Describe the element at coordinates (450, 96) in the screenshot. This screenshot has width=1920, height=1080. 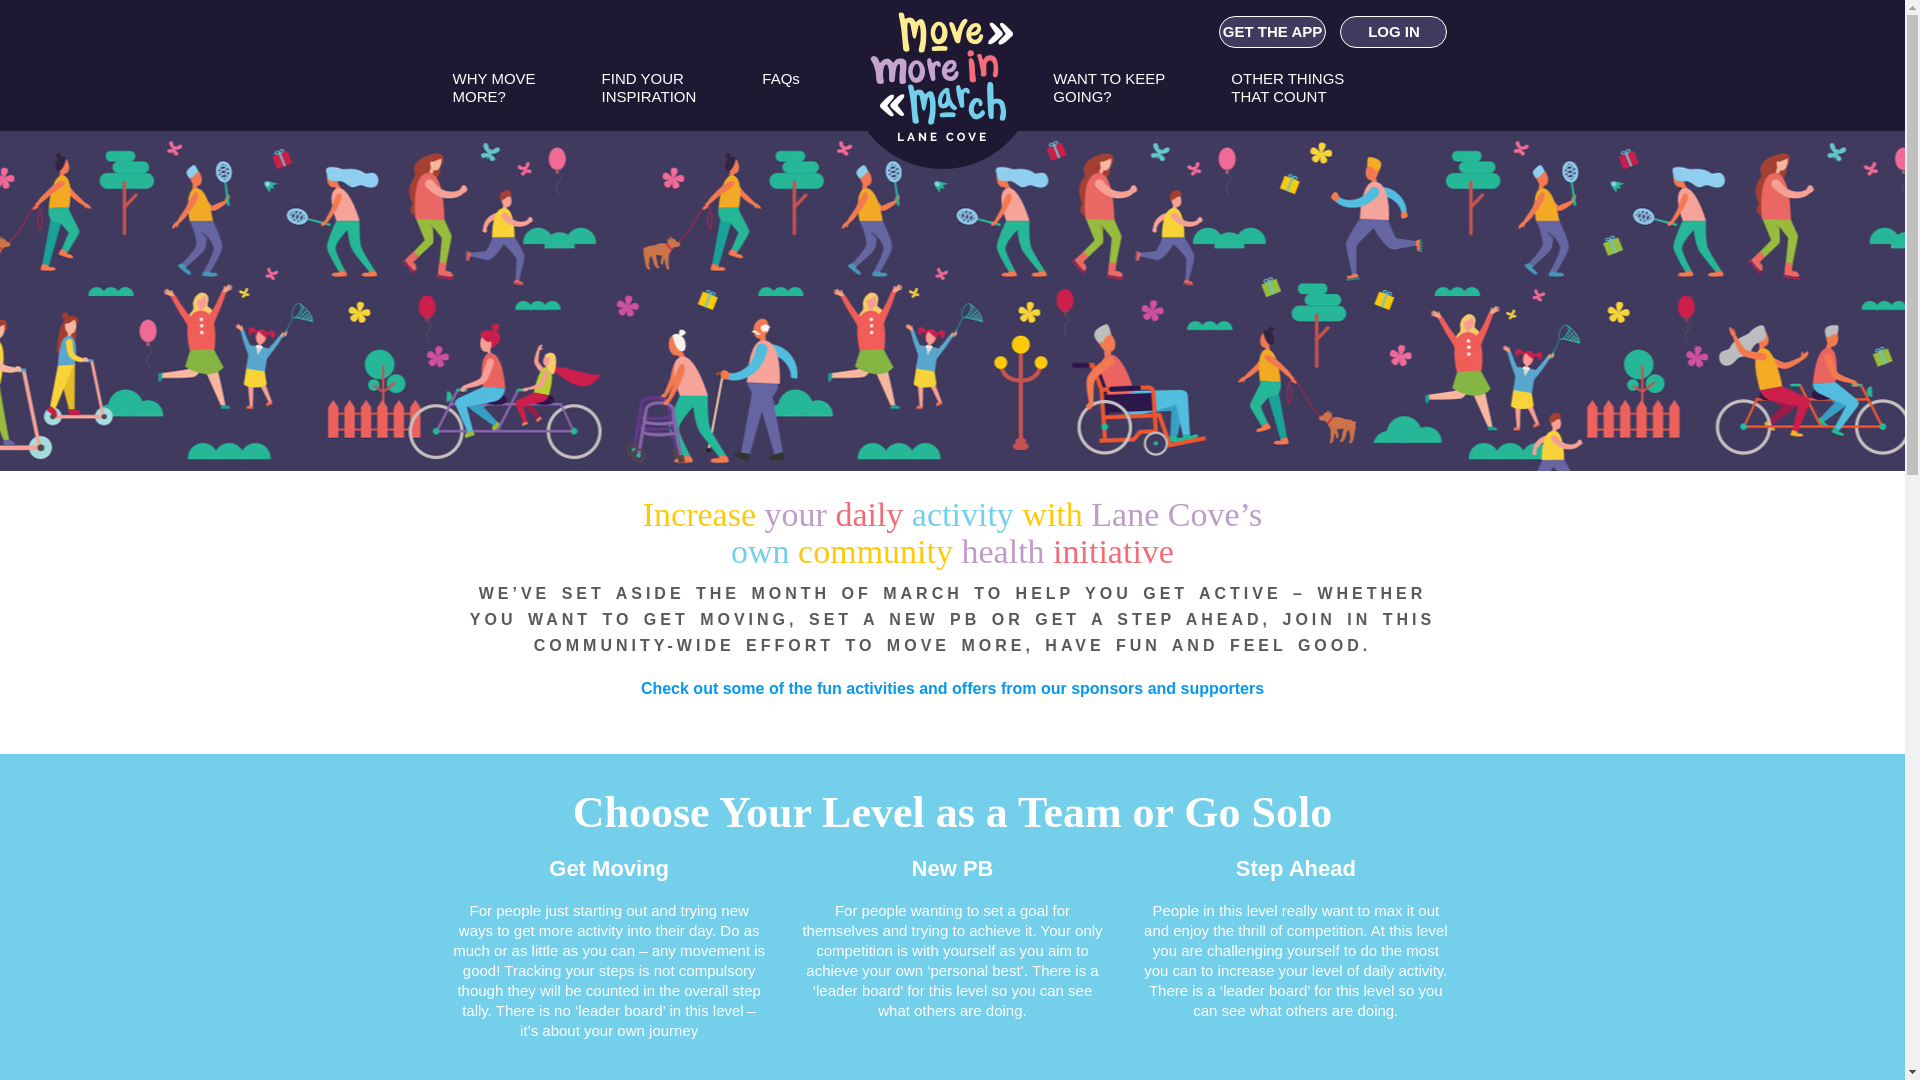
I see `'WHY MOVE` at that location.